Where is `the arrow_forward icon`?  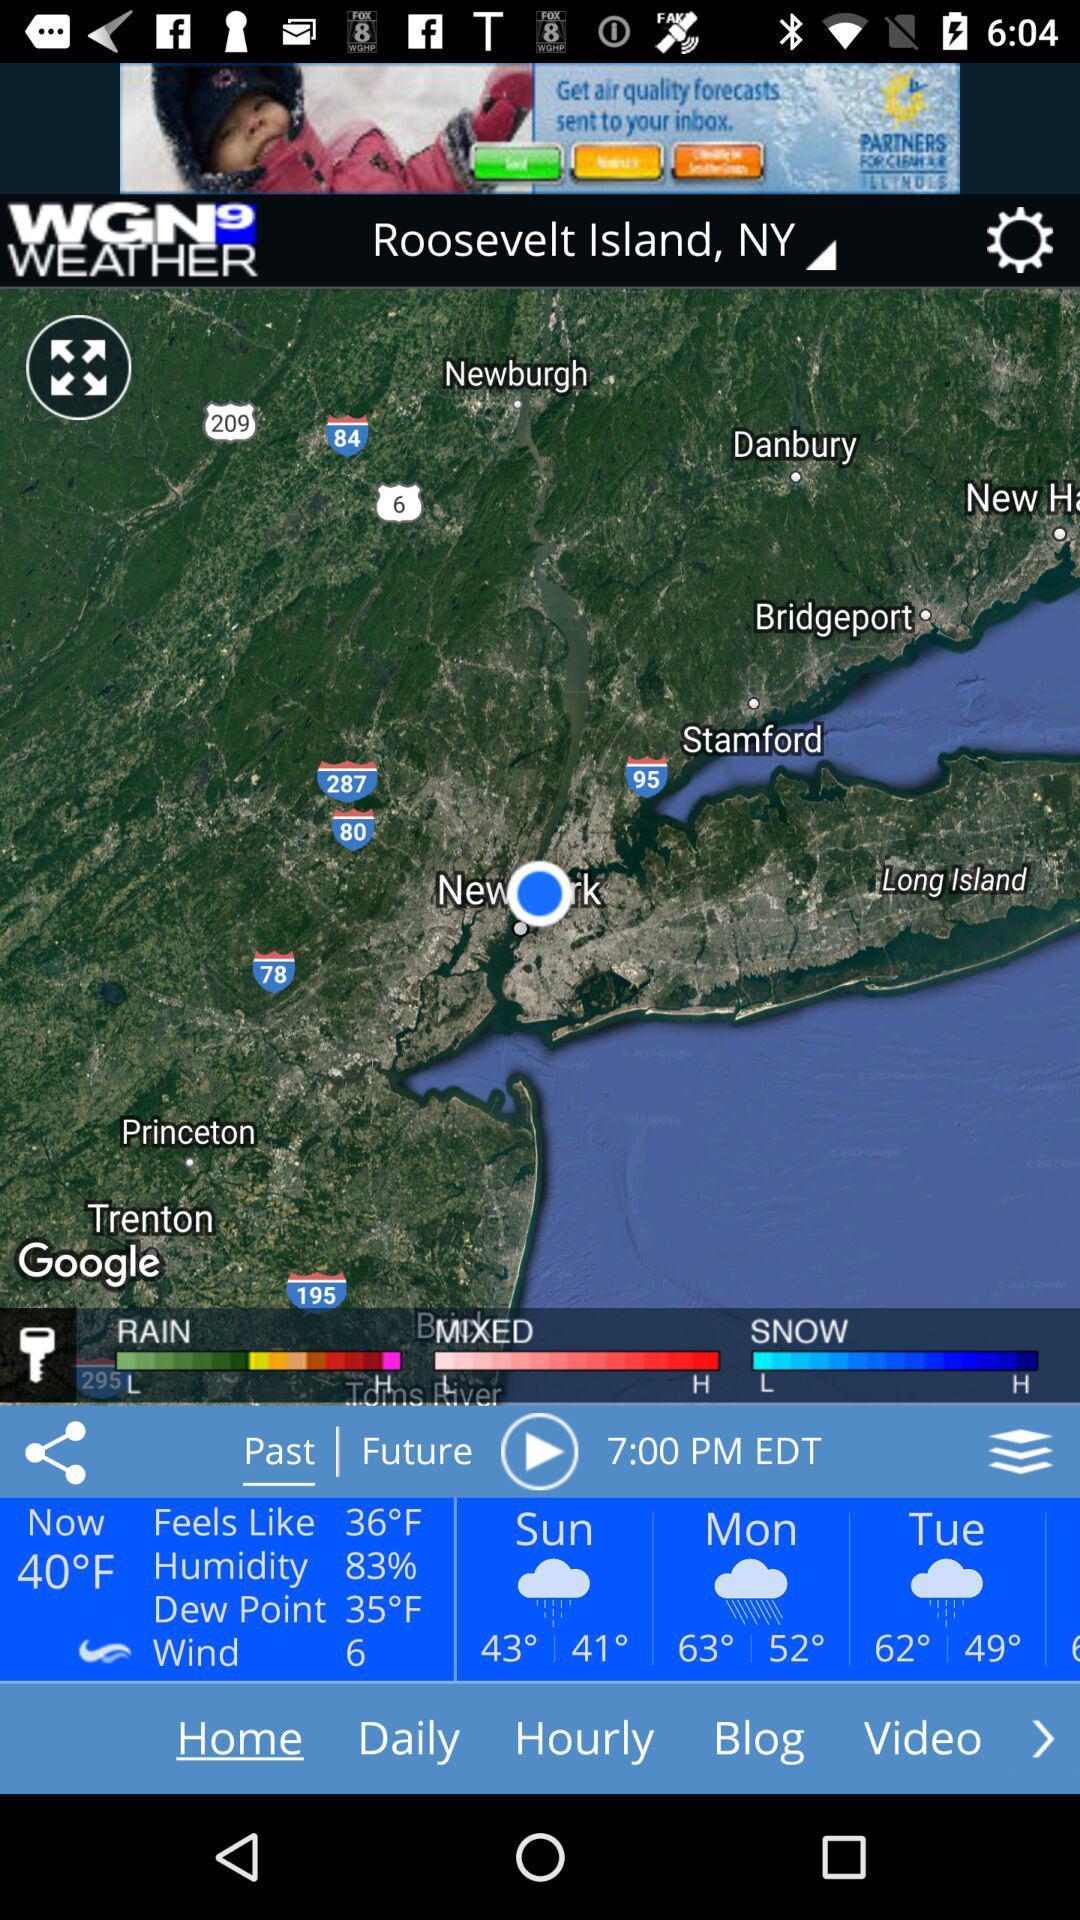
the arrow_forward icon is located at coordinates (1042, 1737).